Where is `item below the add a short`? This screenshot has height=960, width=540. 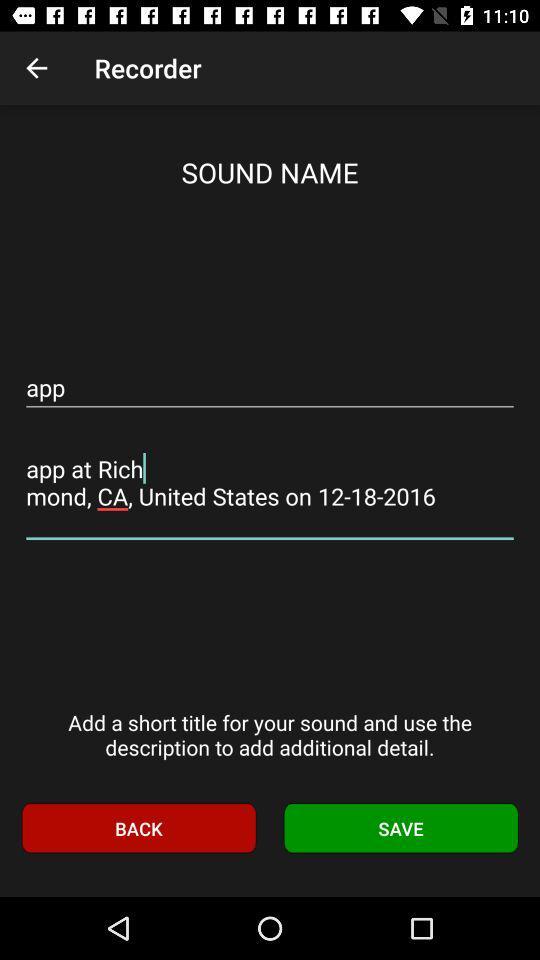
item below the add a short is located at coordinates (401, 828).